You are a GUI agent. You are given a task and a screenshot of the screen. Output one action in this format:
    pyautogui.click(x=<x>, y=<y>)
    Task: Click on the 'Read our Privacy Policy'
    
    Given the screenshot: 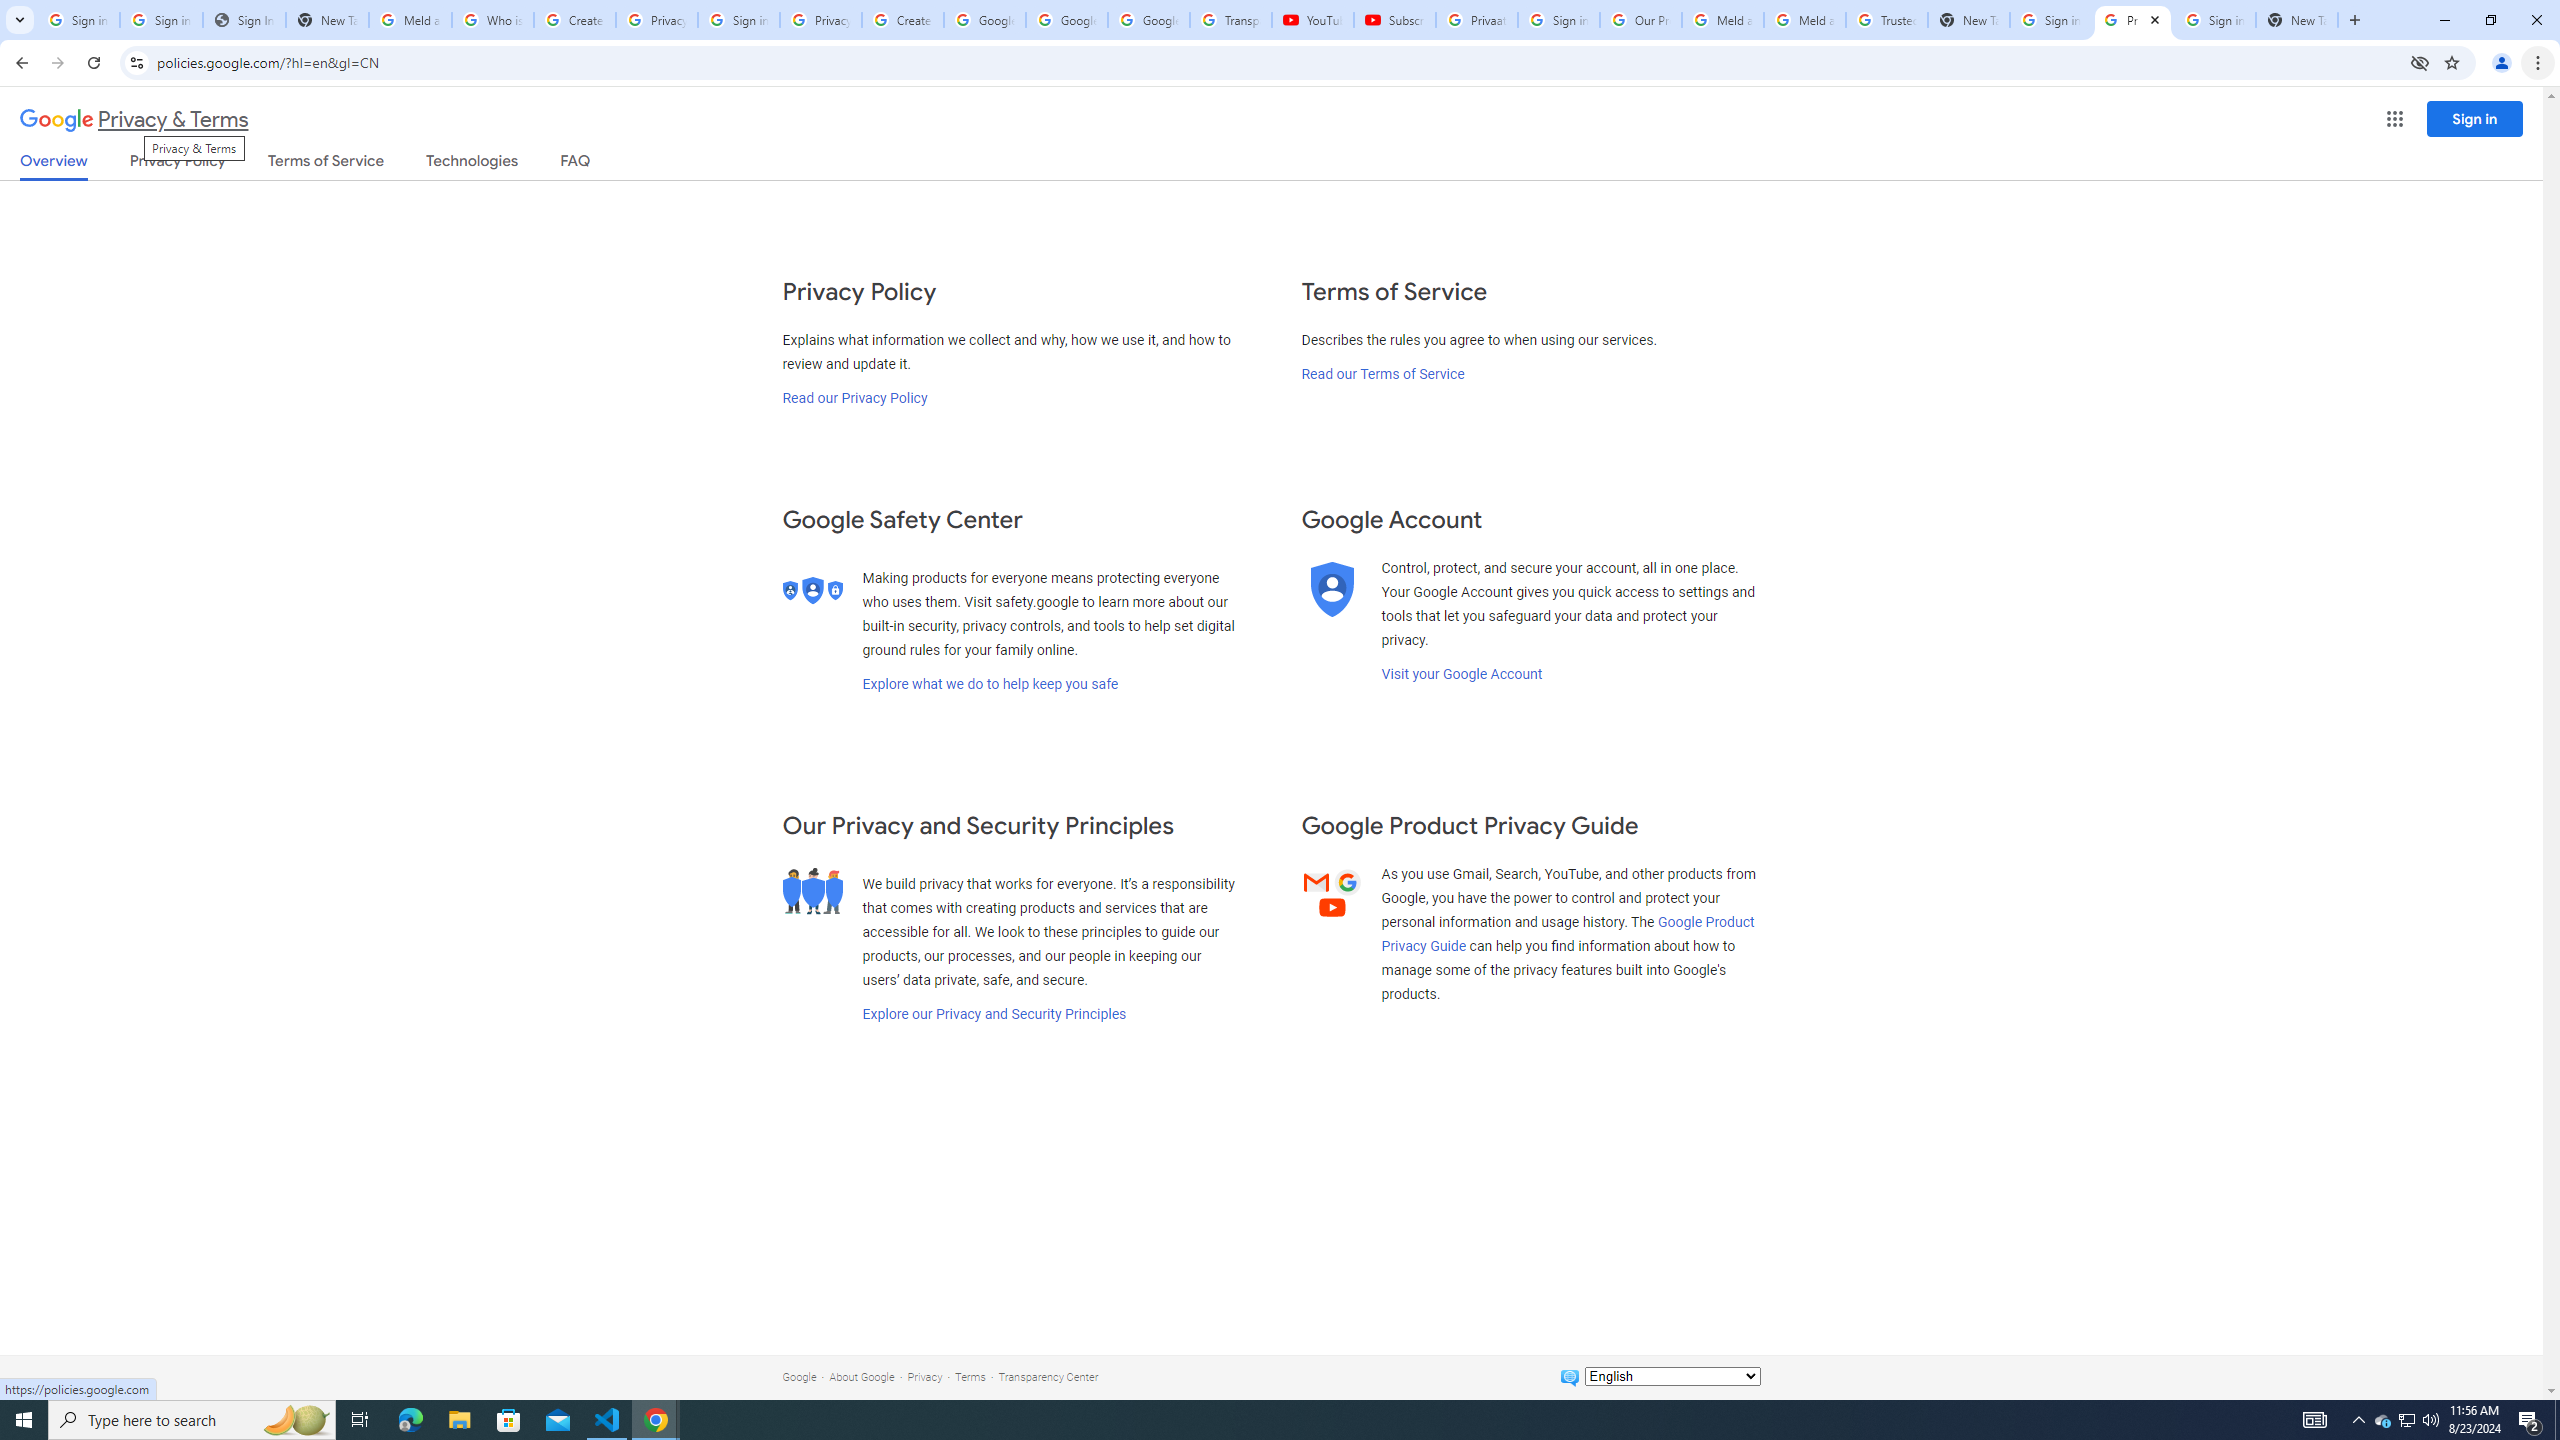 What is the action you would take?
    pyautogui.click(x=852, y=398)
    